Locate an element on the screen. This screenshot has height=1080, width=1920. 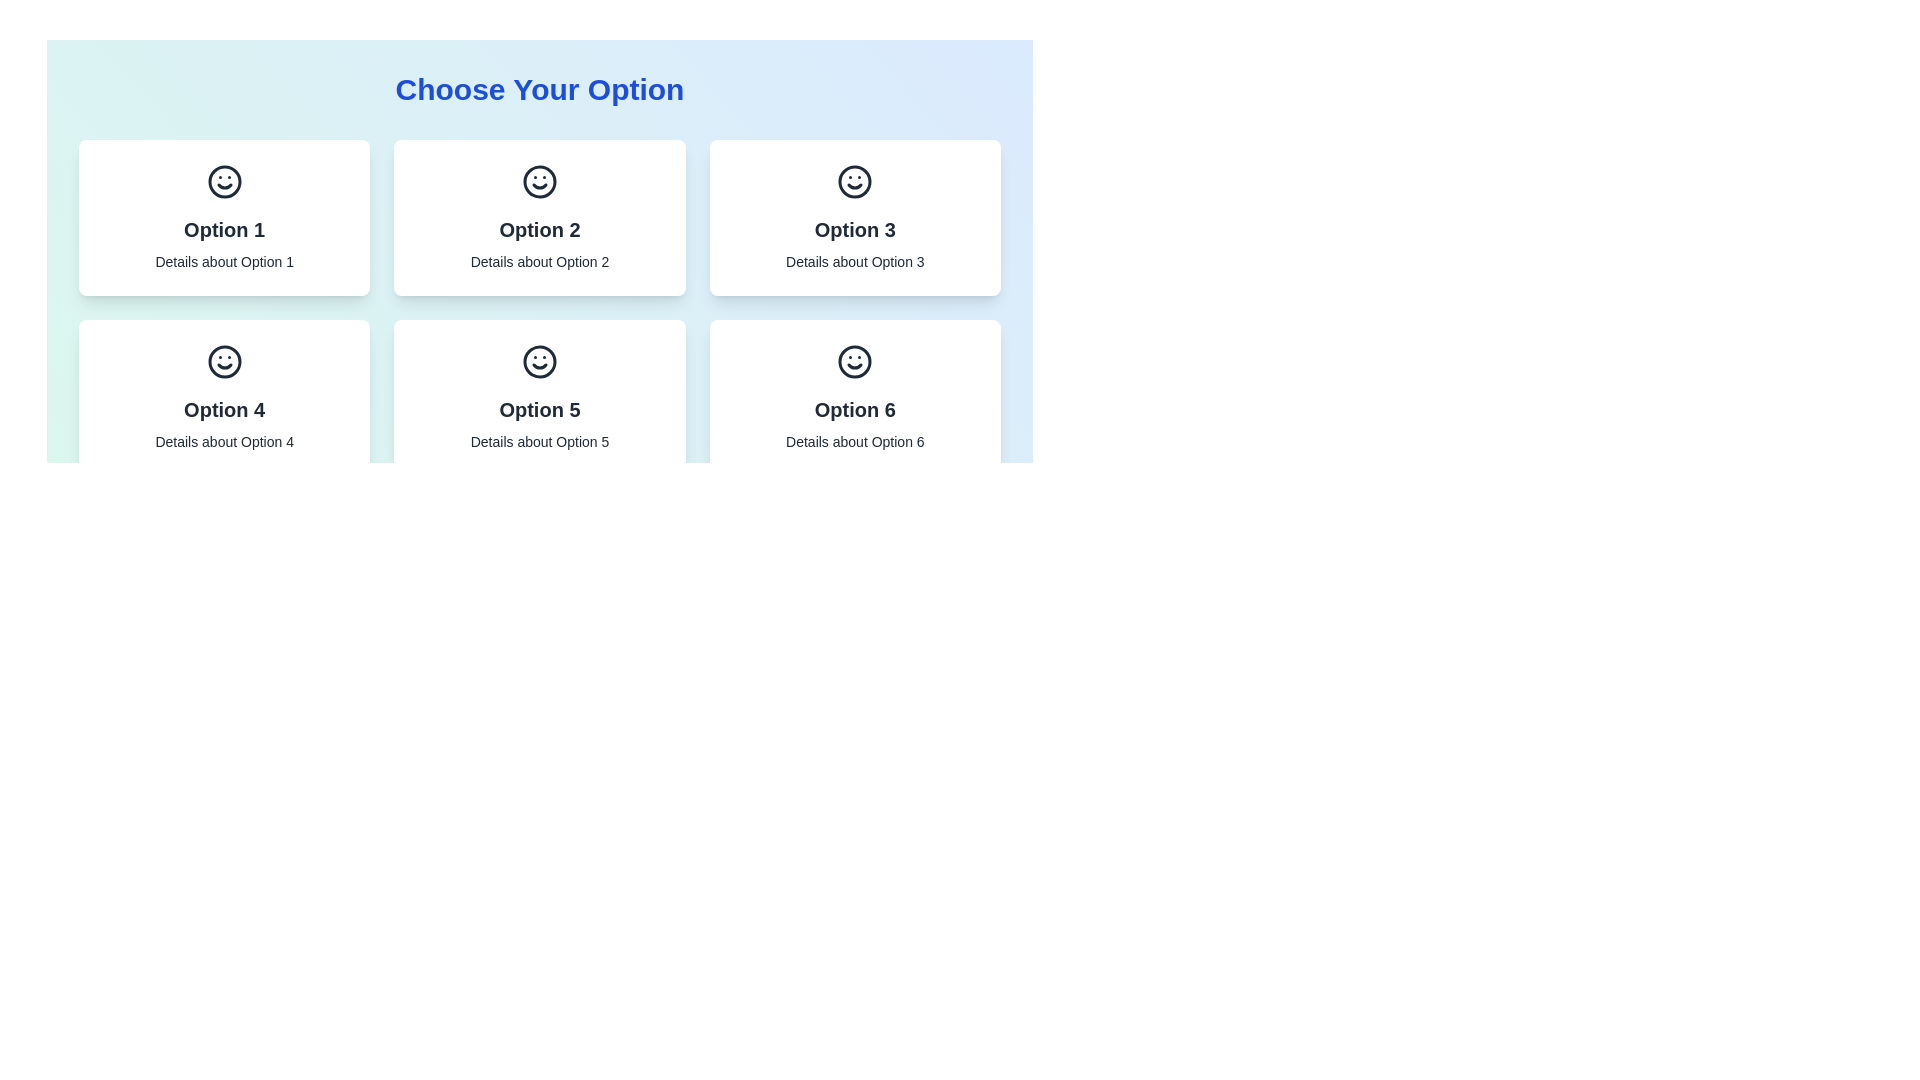
the decorative circular illustration within the smiley face icon that is part of the 'Option 3' card is located at coordinates (855, 181).